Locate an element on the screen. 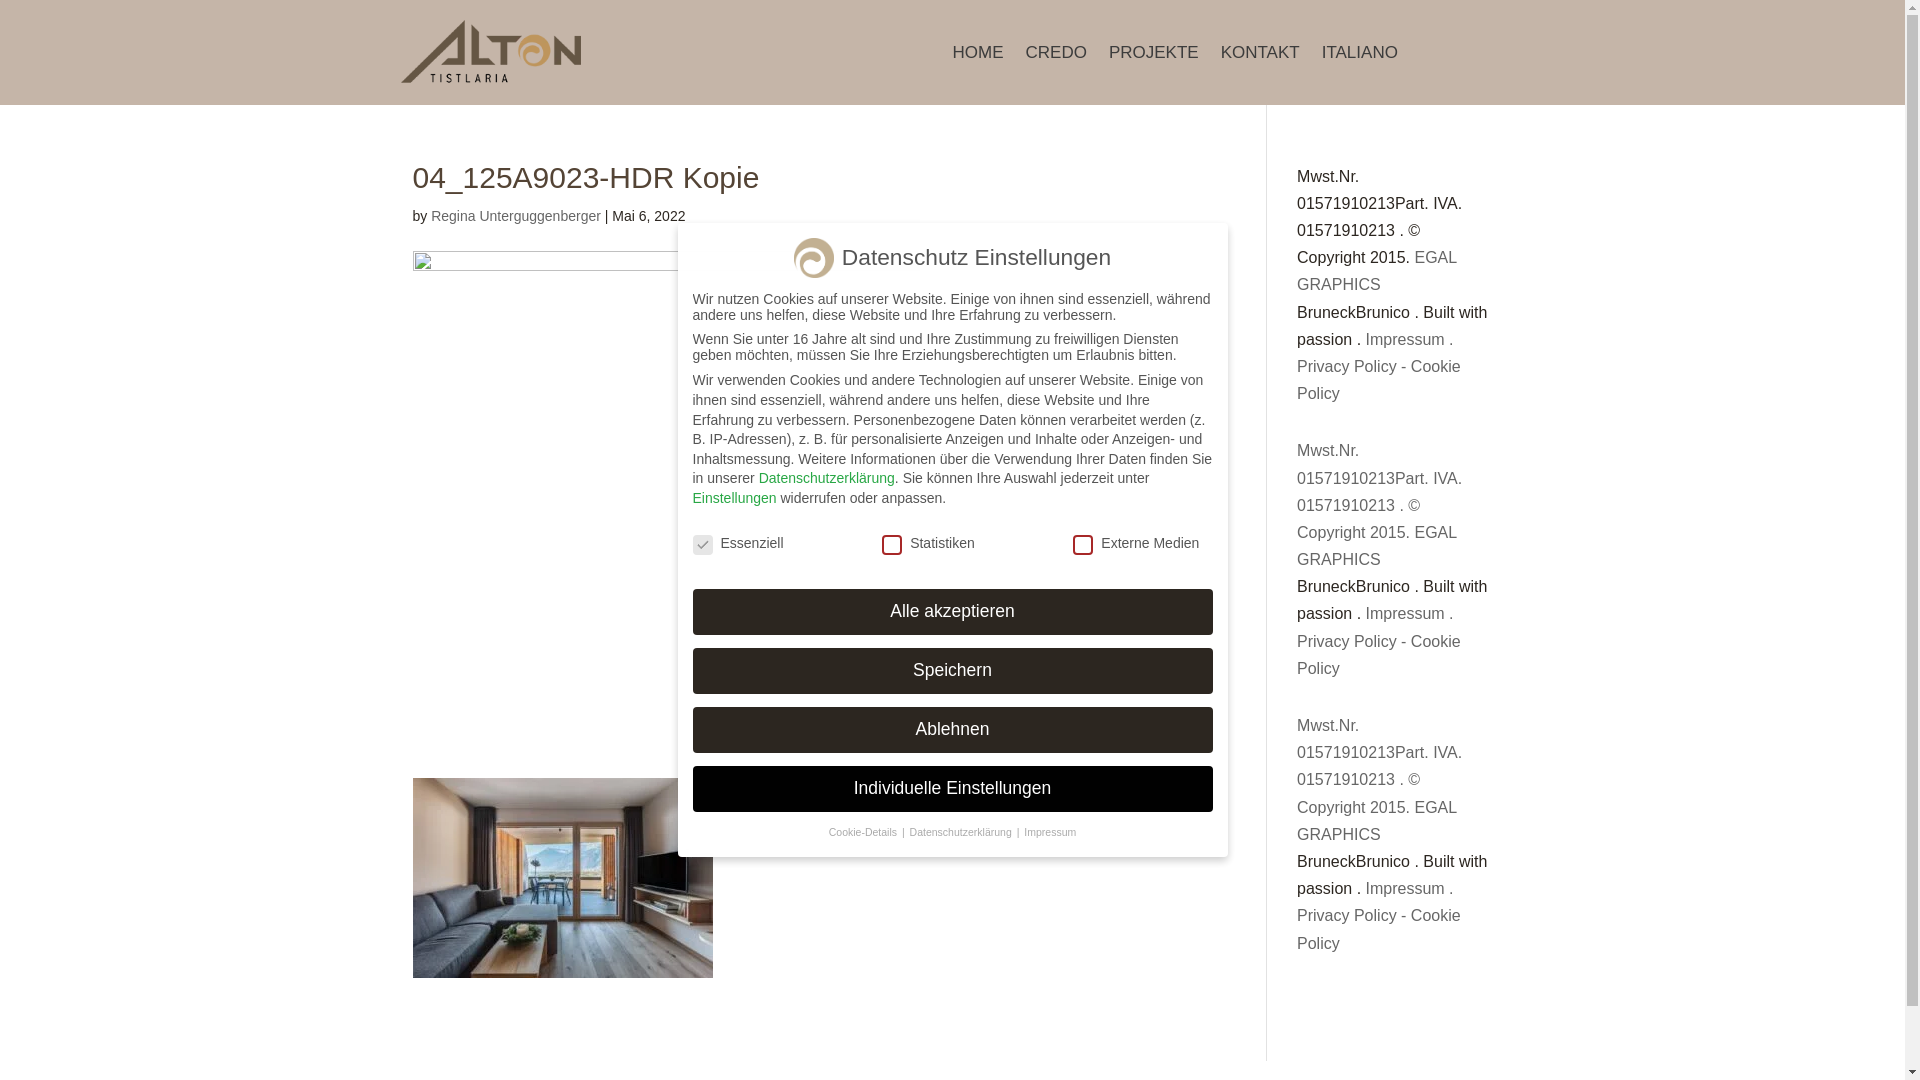  'PROJEKTE' is located at coordinates (1153, 56).